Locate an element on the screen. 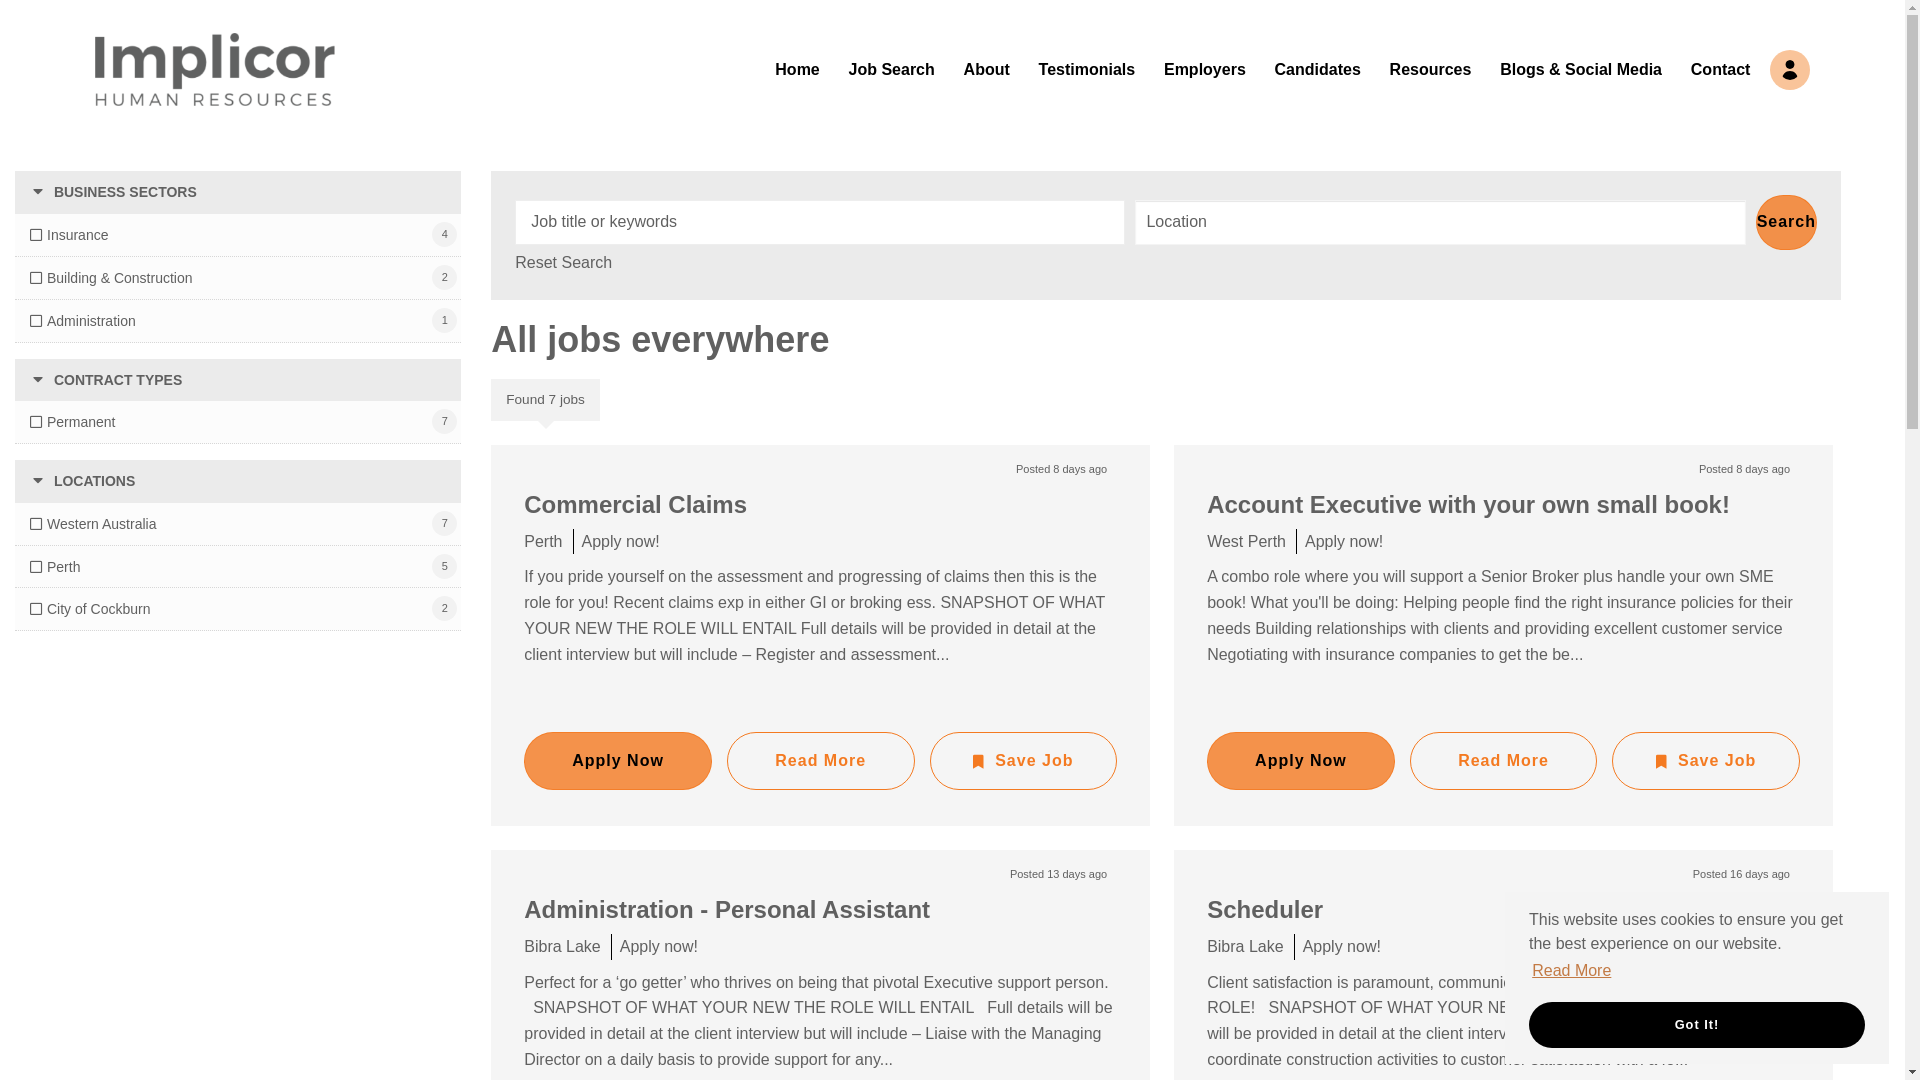 Image resolution: width=1920 pixels, height=1080 pixels. 'Home' is located at coordinates (795, 68).